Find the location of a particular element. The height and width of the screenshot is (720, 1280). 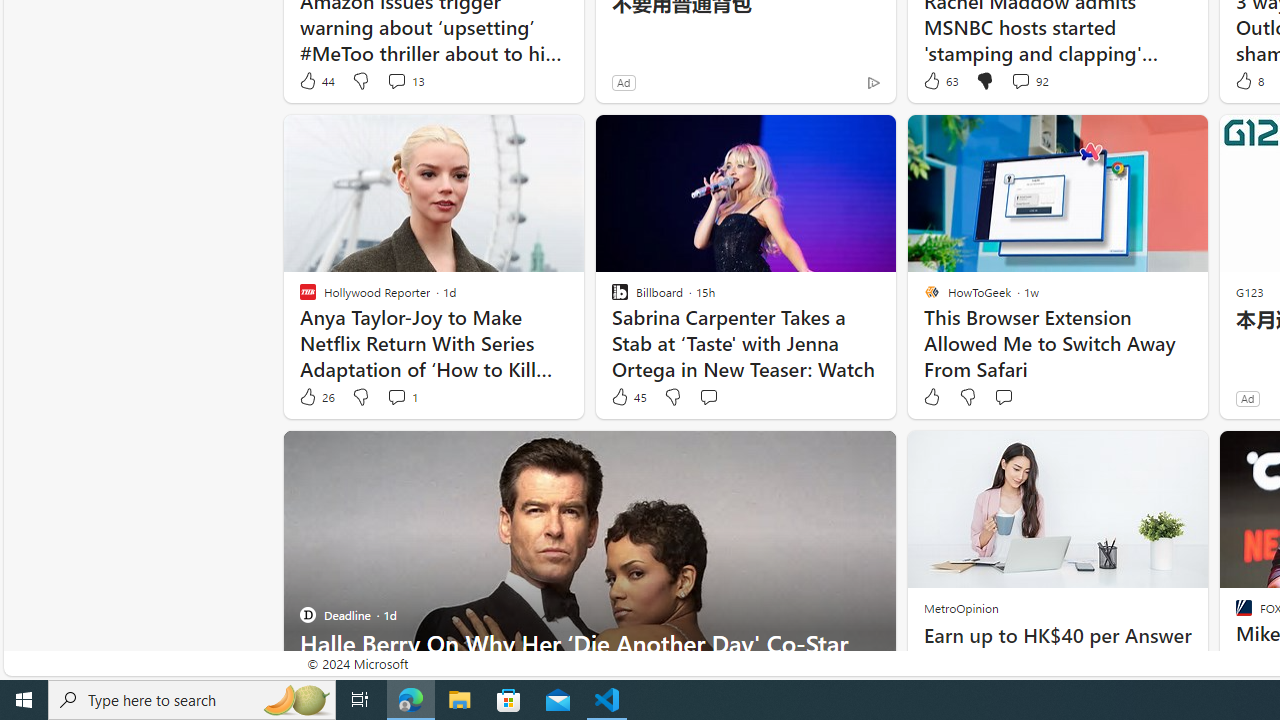

'Hide this story' is located at coordinates (835, 455).